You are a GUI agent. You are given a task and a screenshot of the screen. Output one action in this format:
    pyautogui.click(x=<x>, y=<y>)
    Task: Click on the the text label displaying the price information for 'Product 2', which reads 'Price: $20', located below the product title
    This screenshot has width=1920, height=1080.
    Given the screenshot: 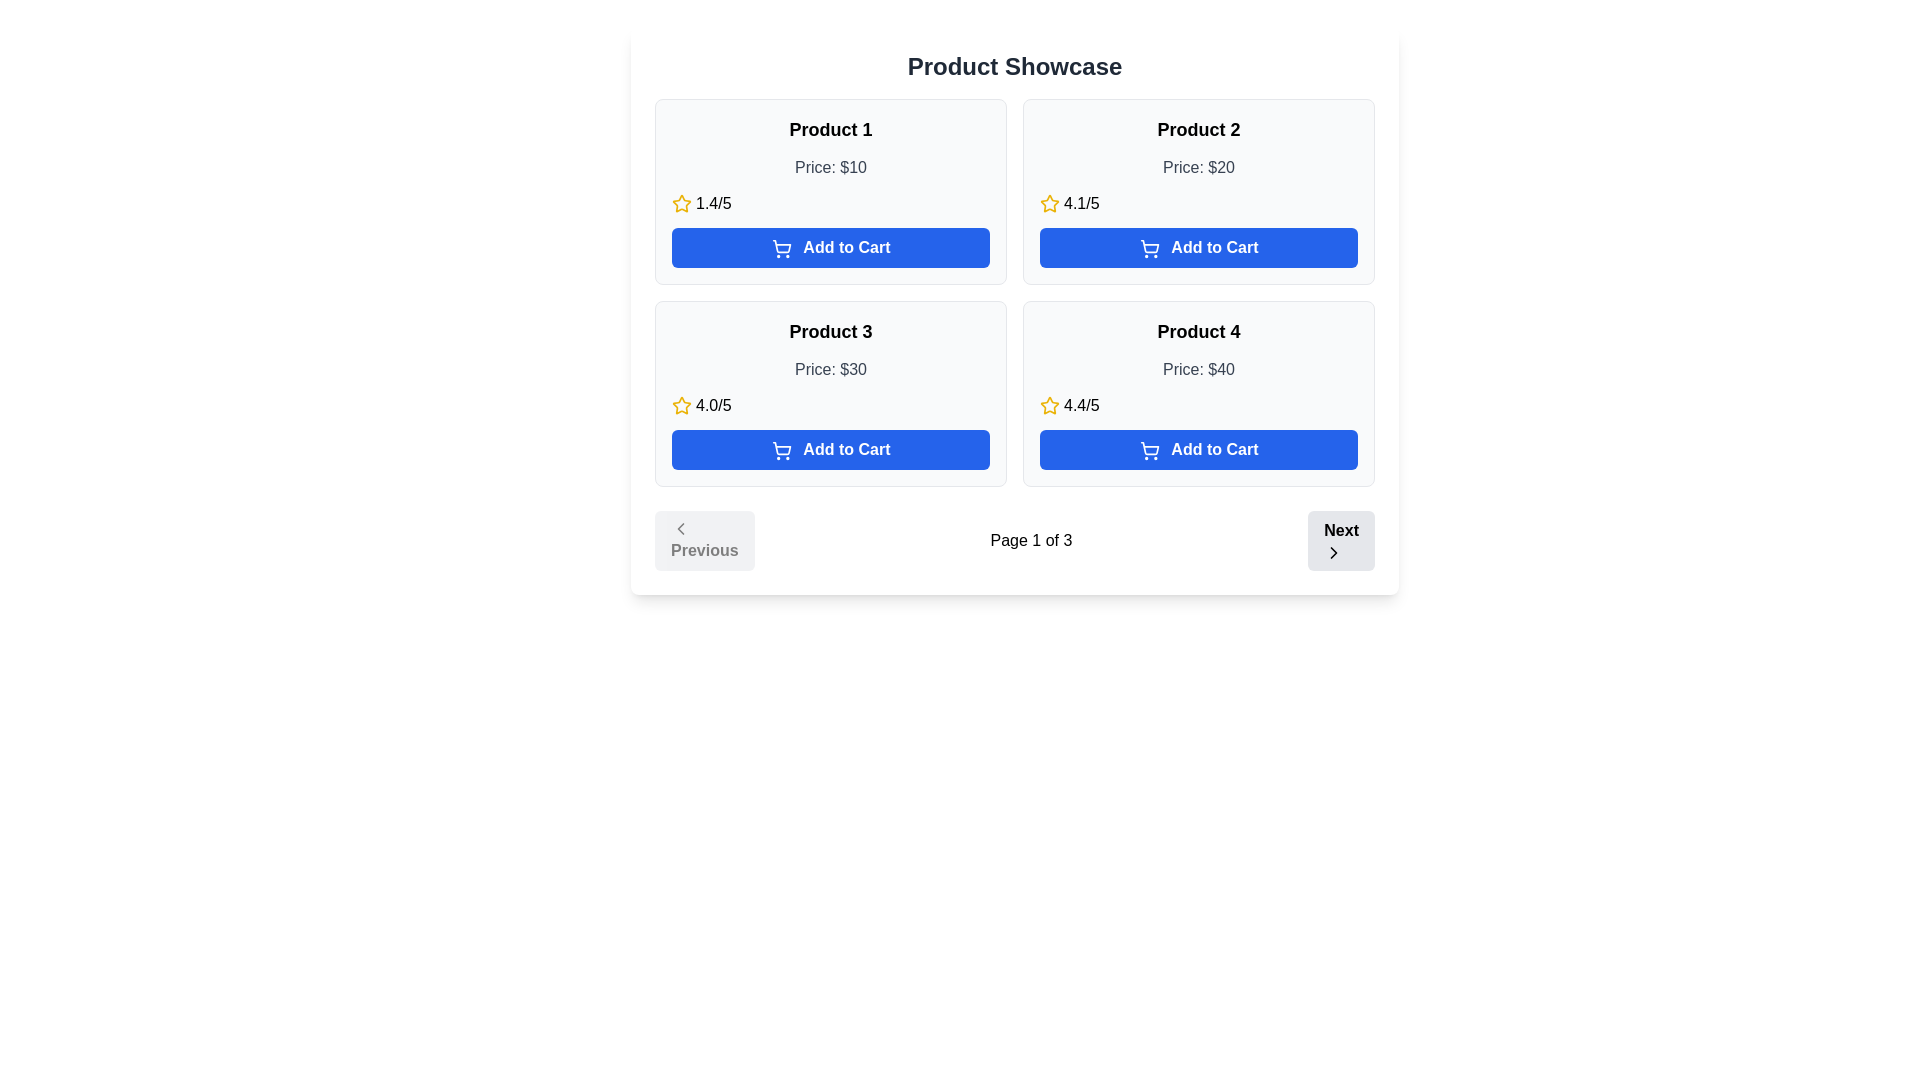 What is the action you would take?
    pyautogui.click(x=1199, y=167)
    